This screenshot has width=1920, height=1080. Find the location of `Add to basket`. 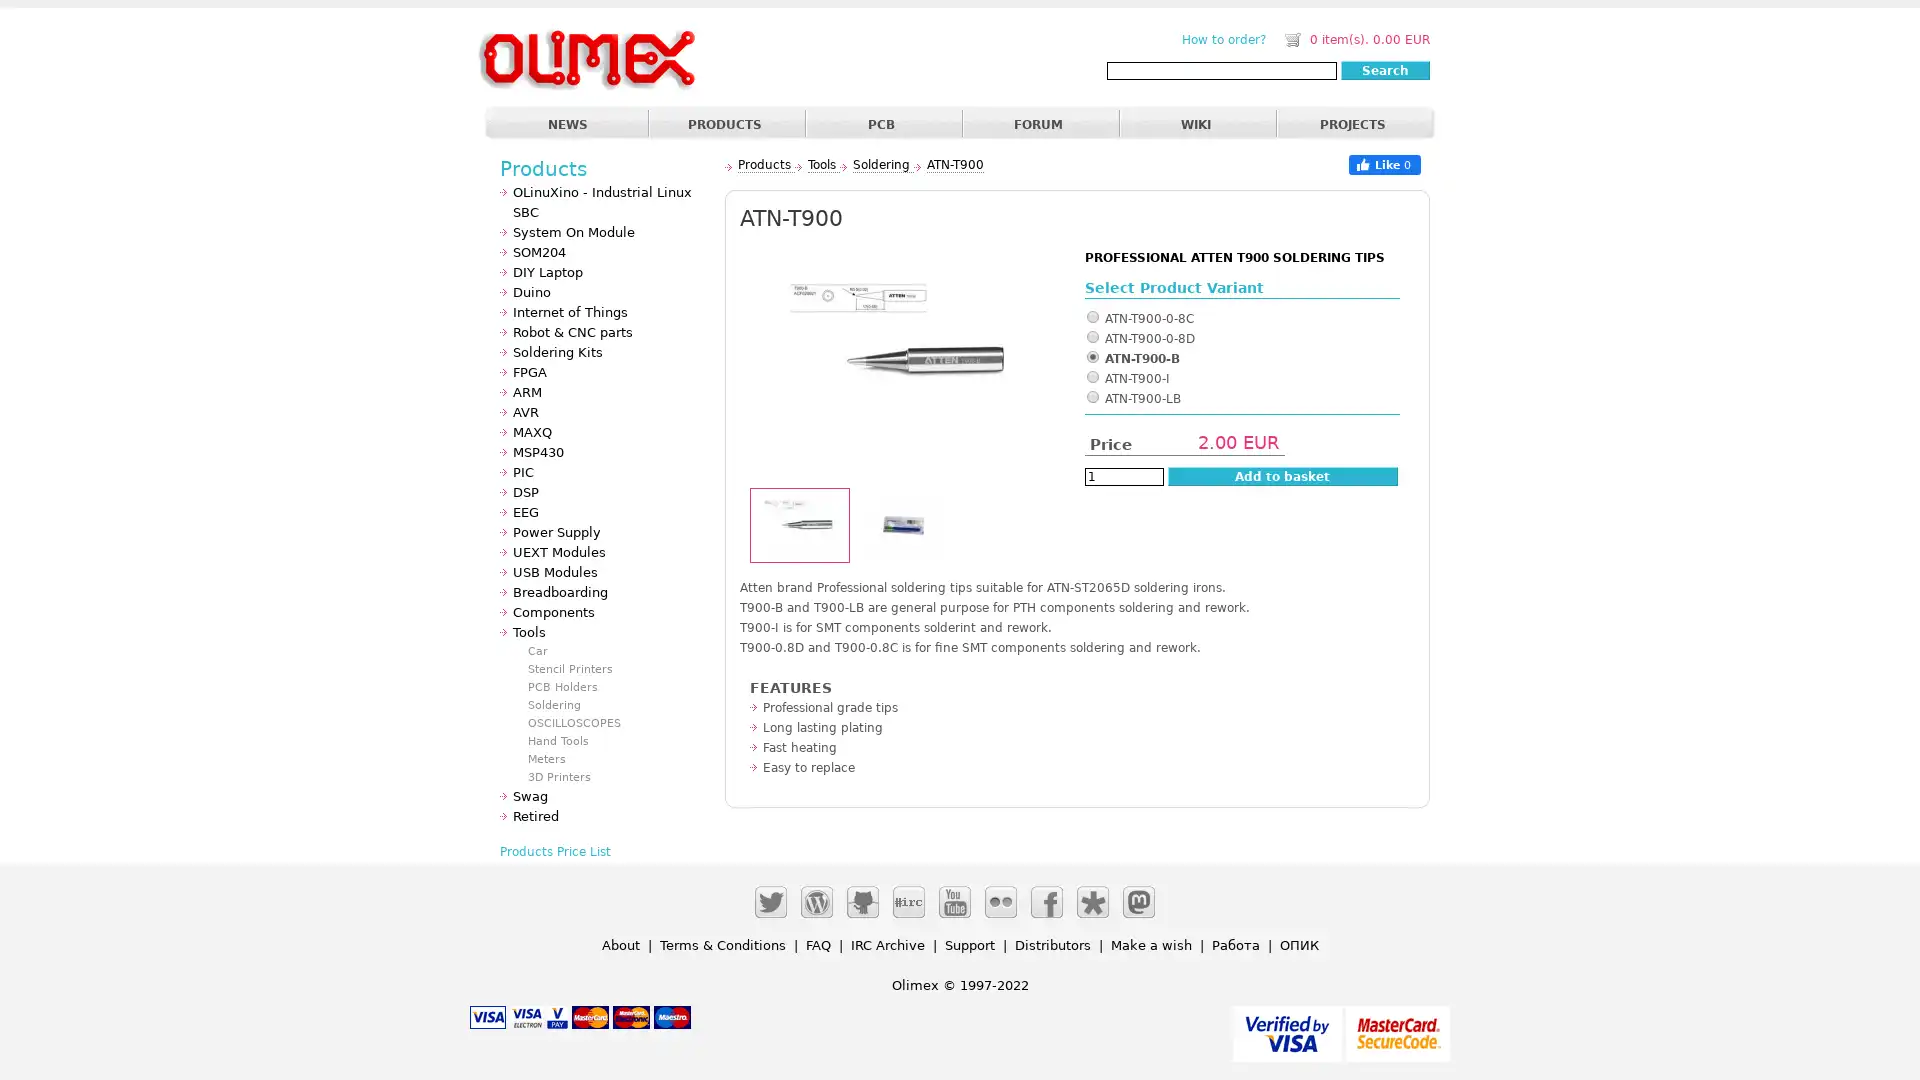

Add to basket is located at coordinates (1281, 476).